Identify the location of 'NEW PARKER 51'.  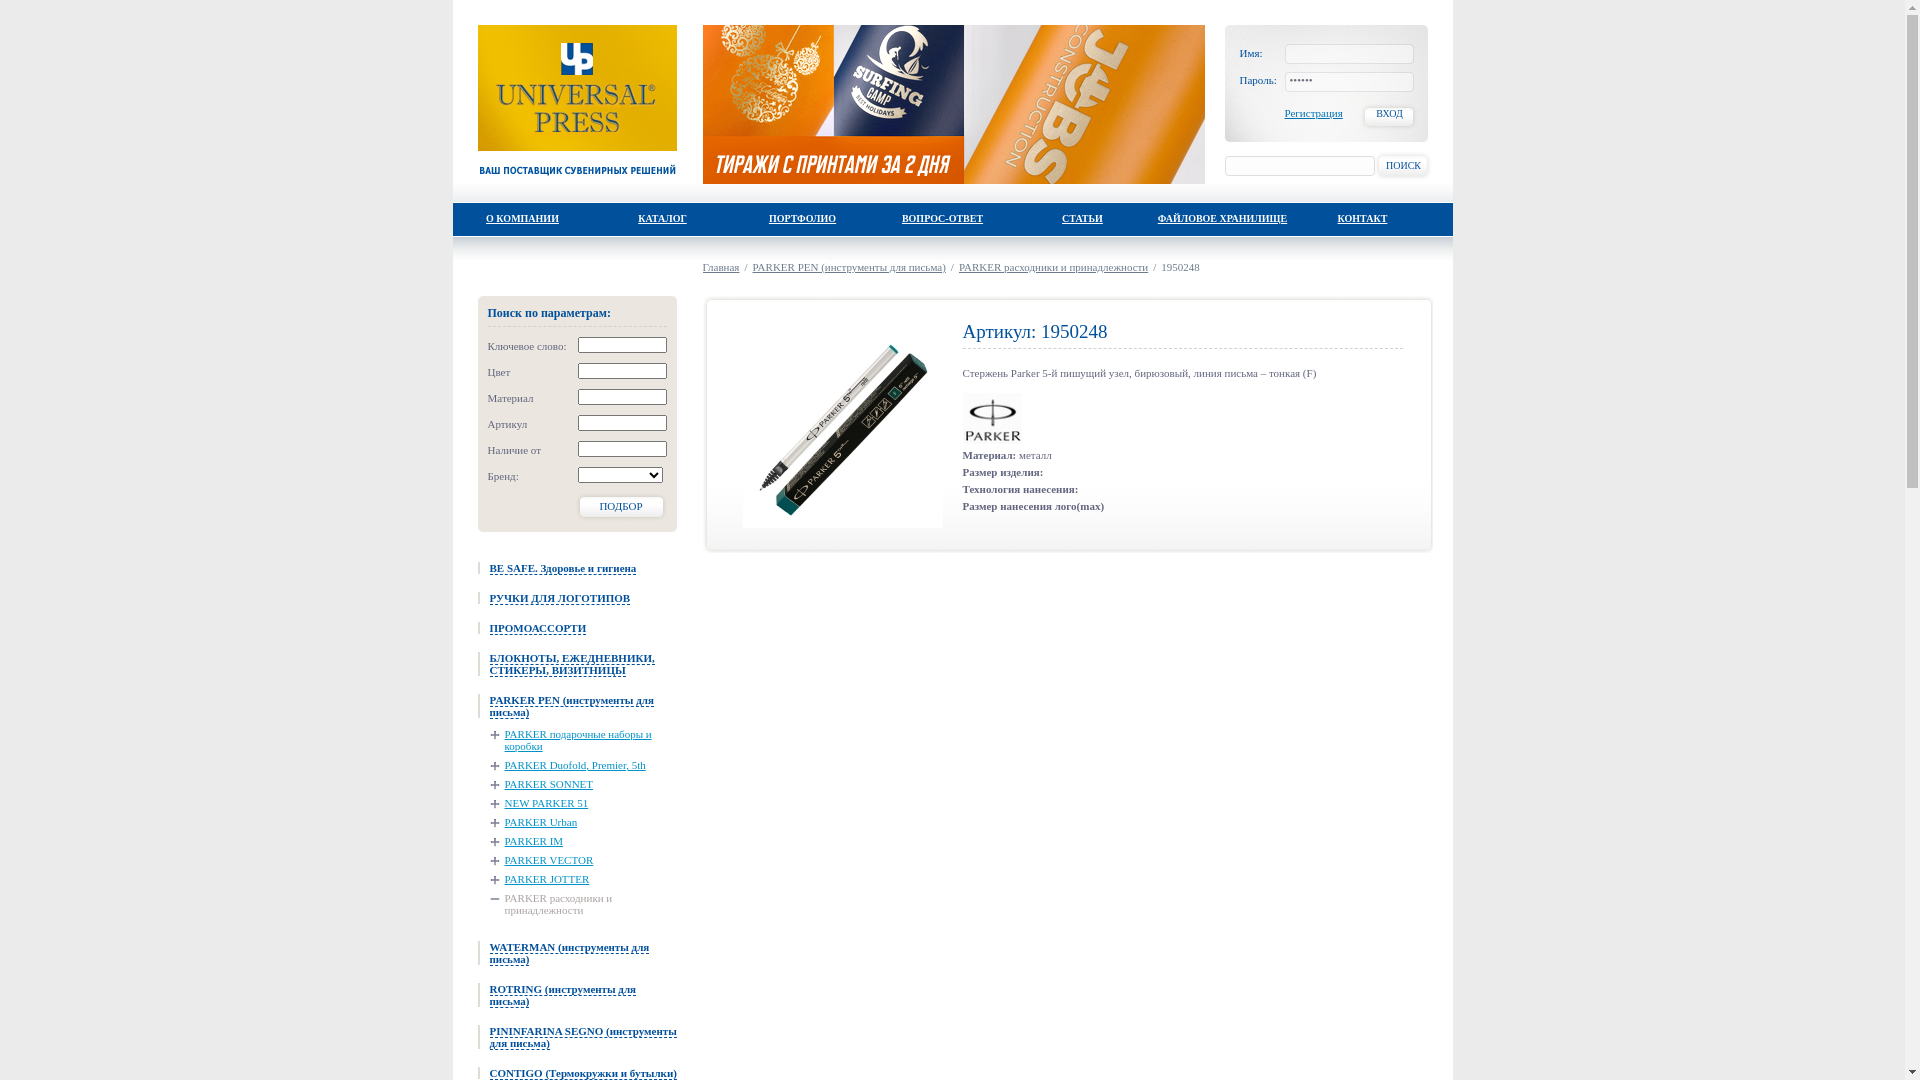
(539, 801).